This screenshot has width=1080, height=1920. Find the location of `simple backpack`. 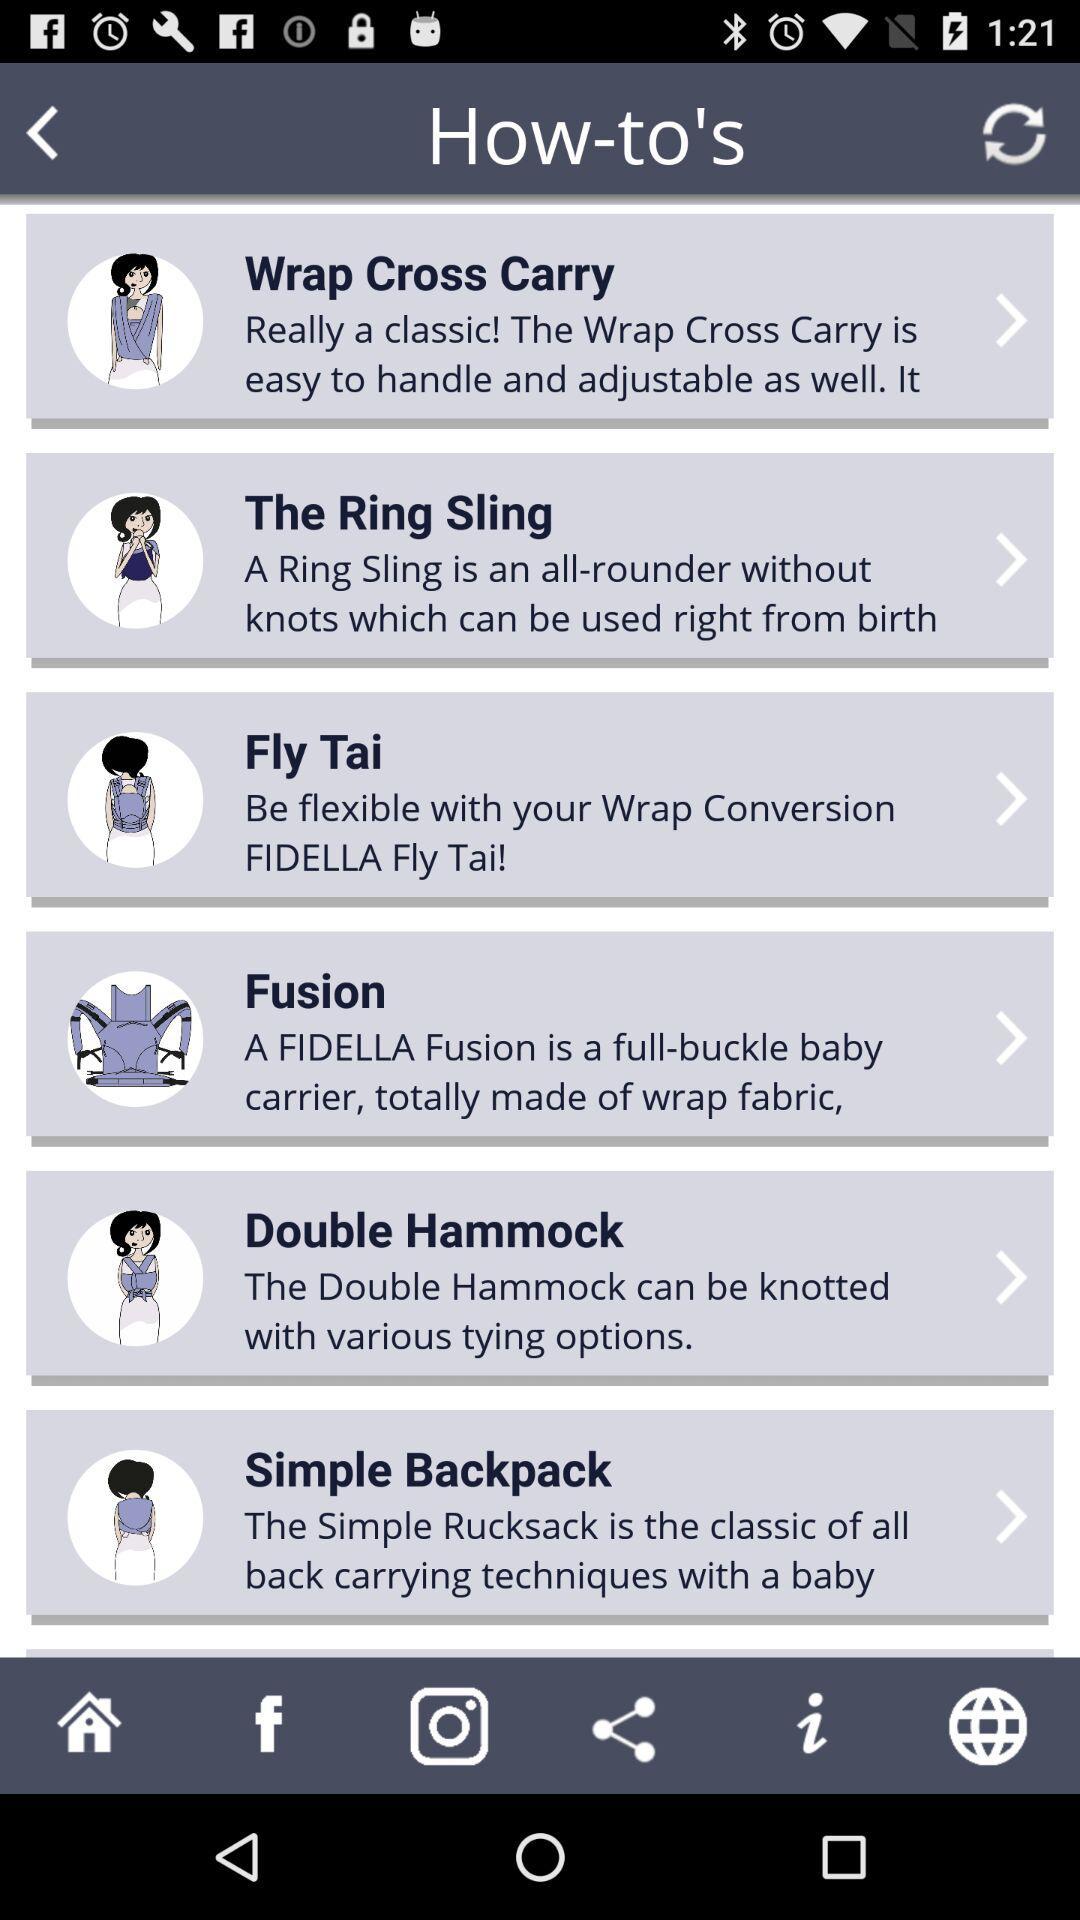

simple backpack is located at coordinates (427, 1468).